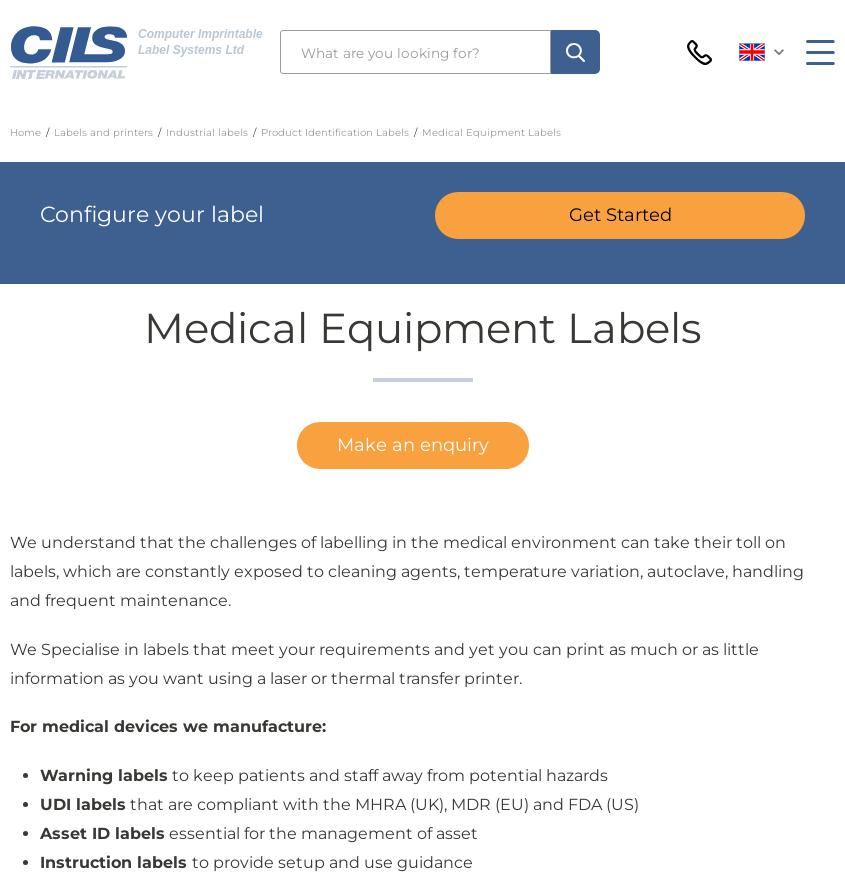  What do you see at coordinates (206, 131) in the screenshot?
I see `'Industrial labels'` at bounding box center [206, 131].